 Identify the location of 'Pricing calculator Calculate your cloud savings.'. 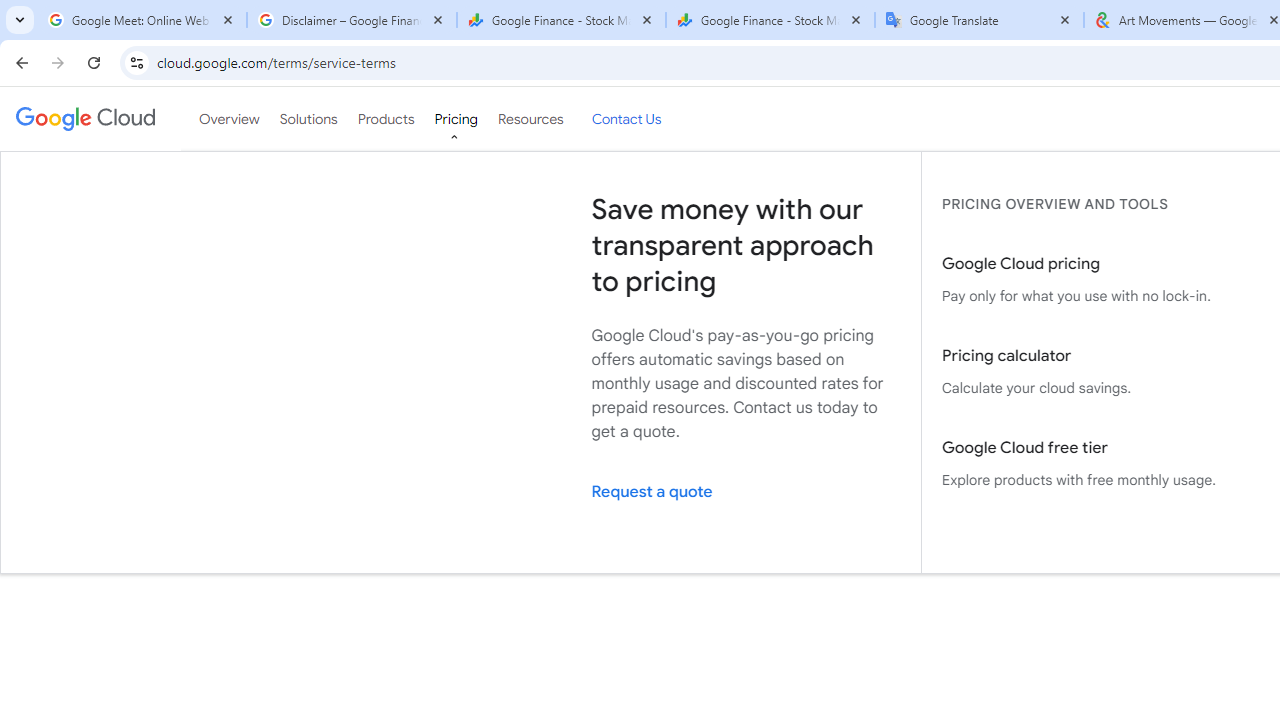
(1095, 372).